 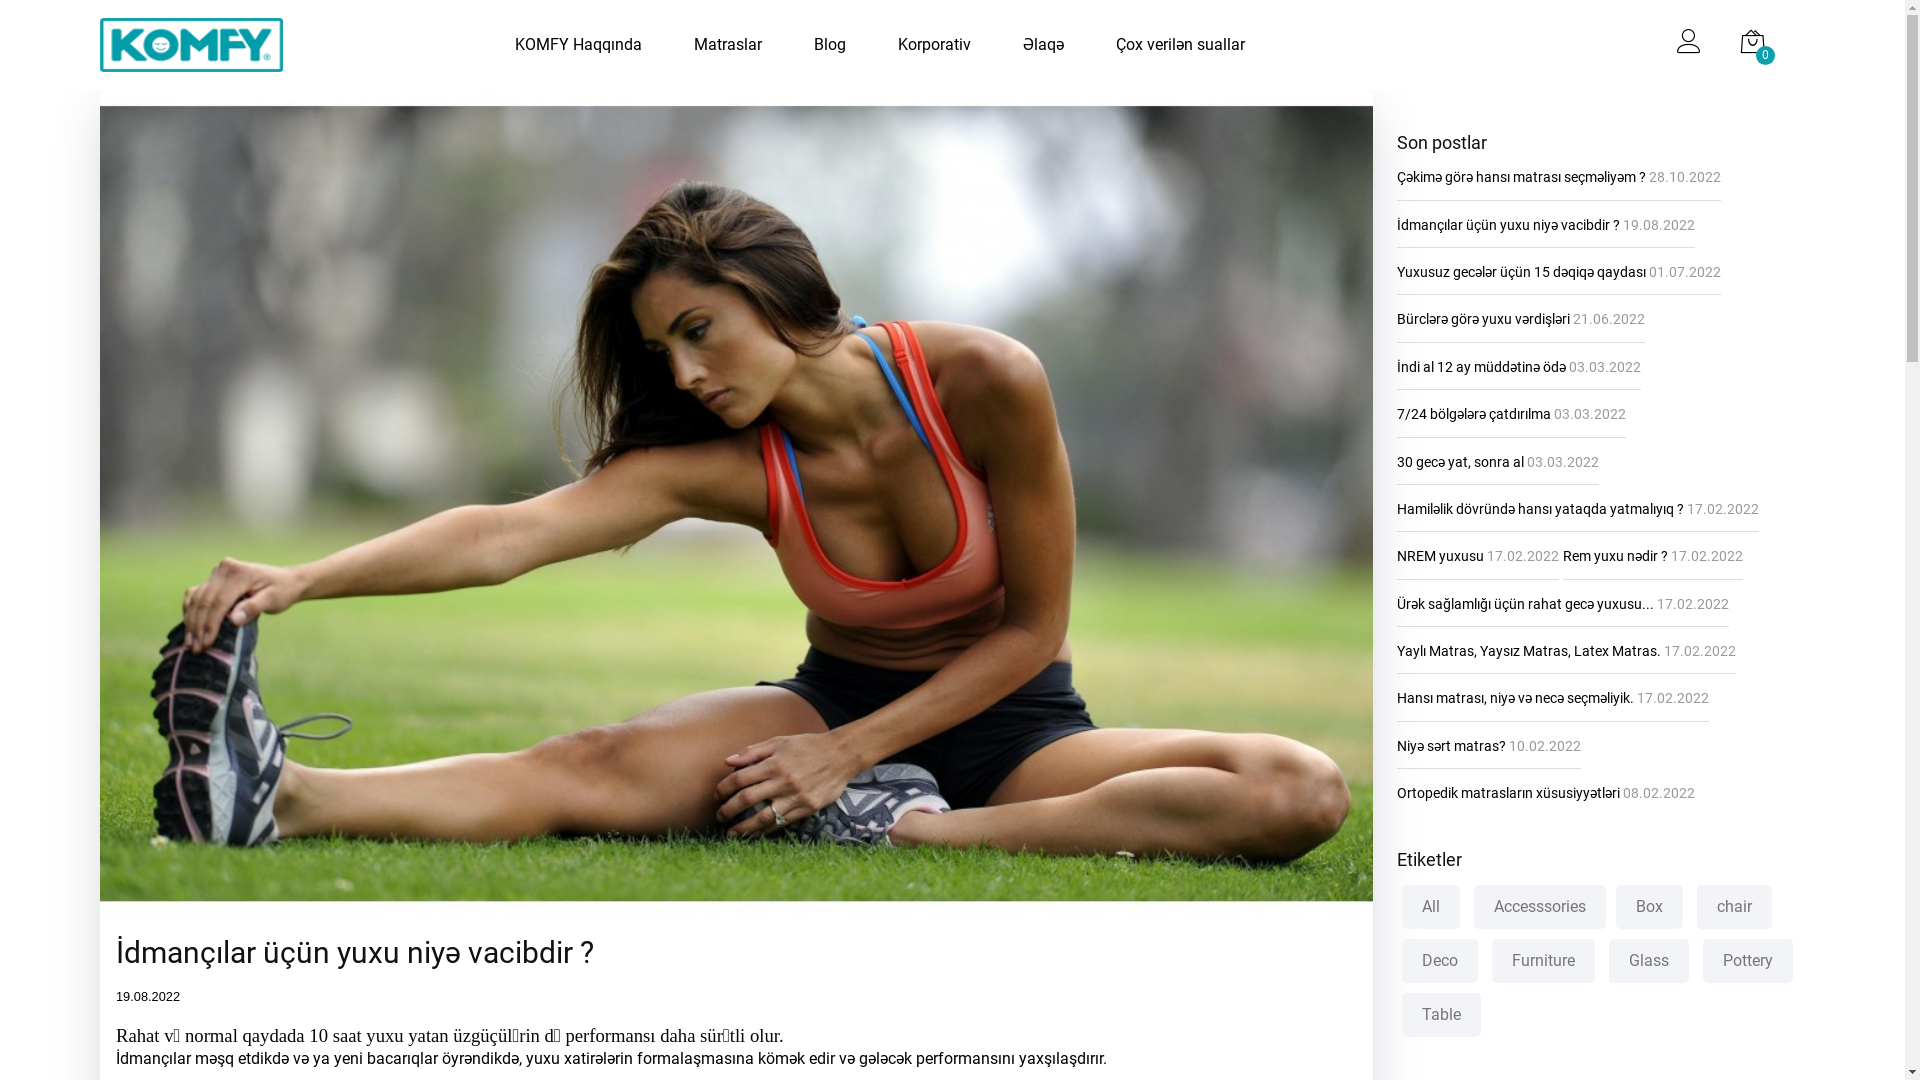 What do you see at coordinates (1400, 1014) in the screenshot?
I see `'Table'` at bounding box center [1400, 1014].